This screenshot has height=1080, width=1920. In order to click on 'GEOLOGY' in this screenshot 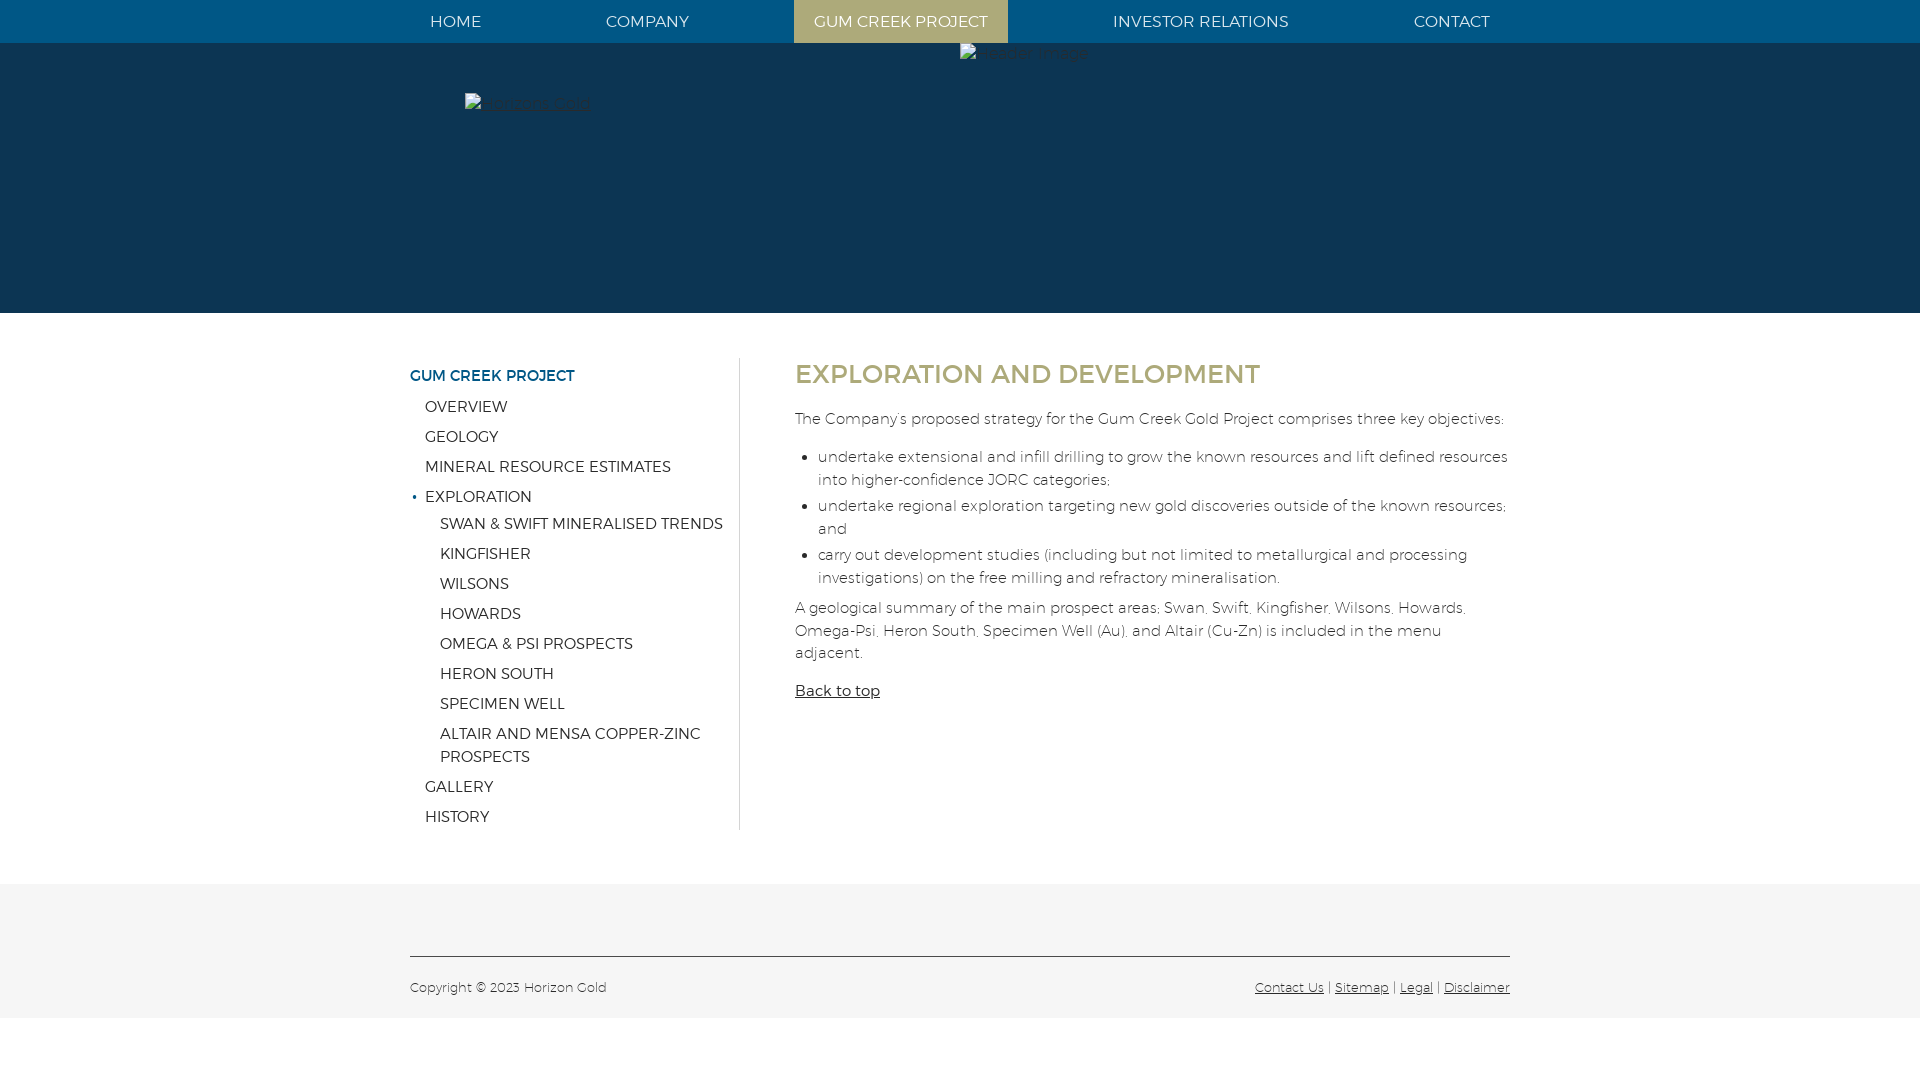, I will do `click(580, 435)`.